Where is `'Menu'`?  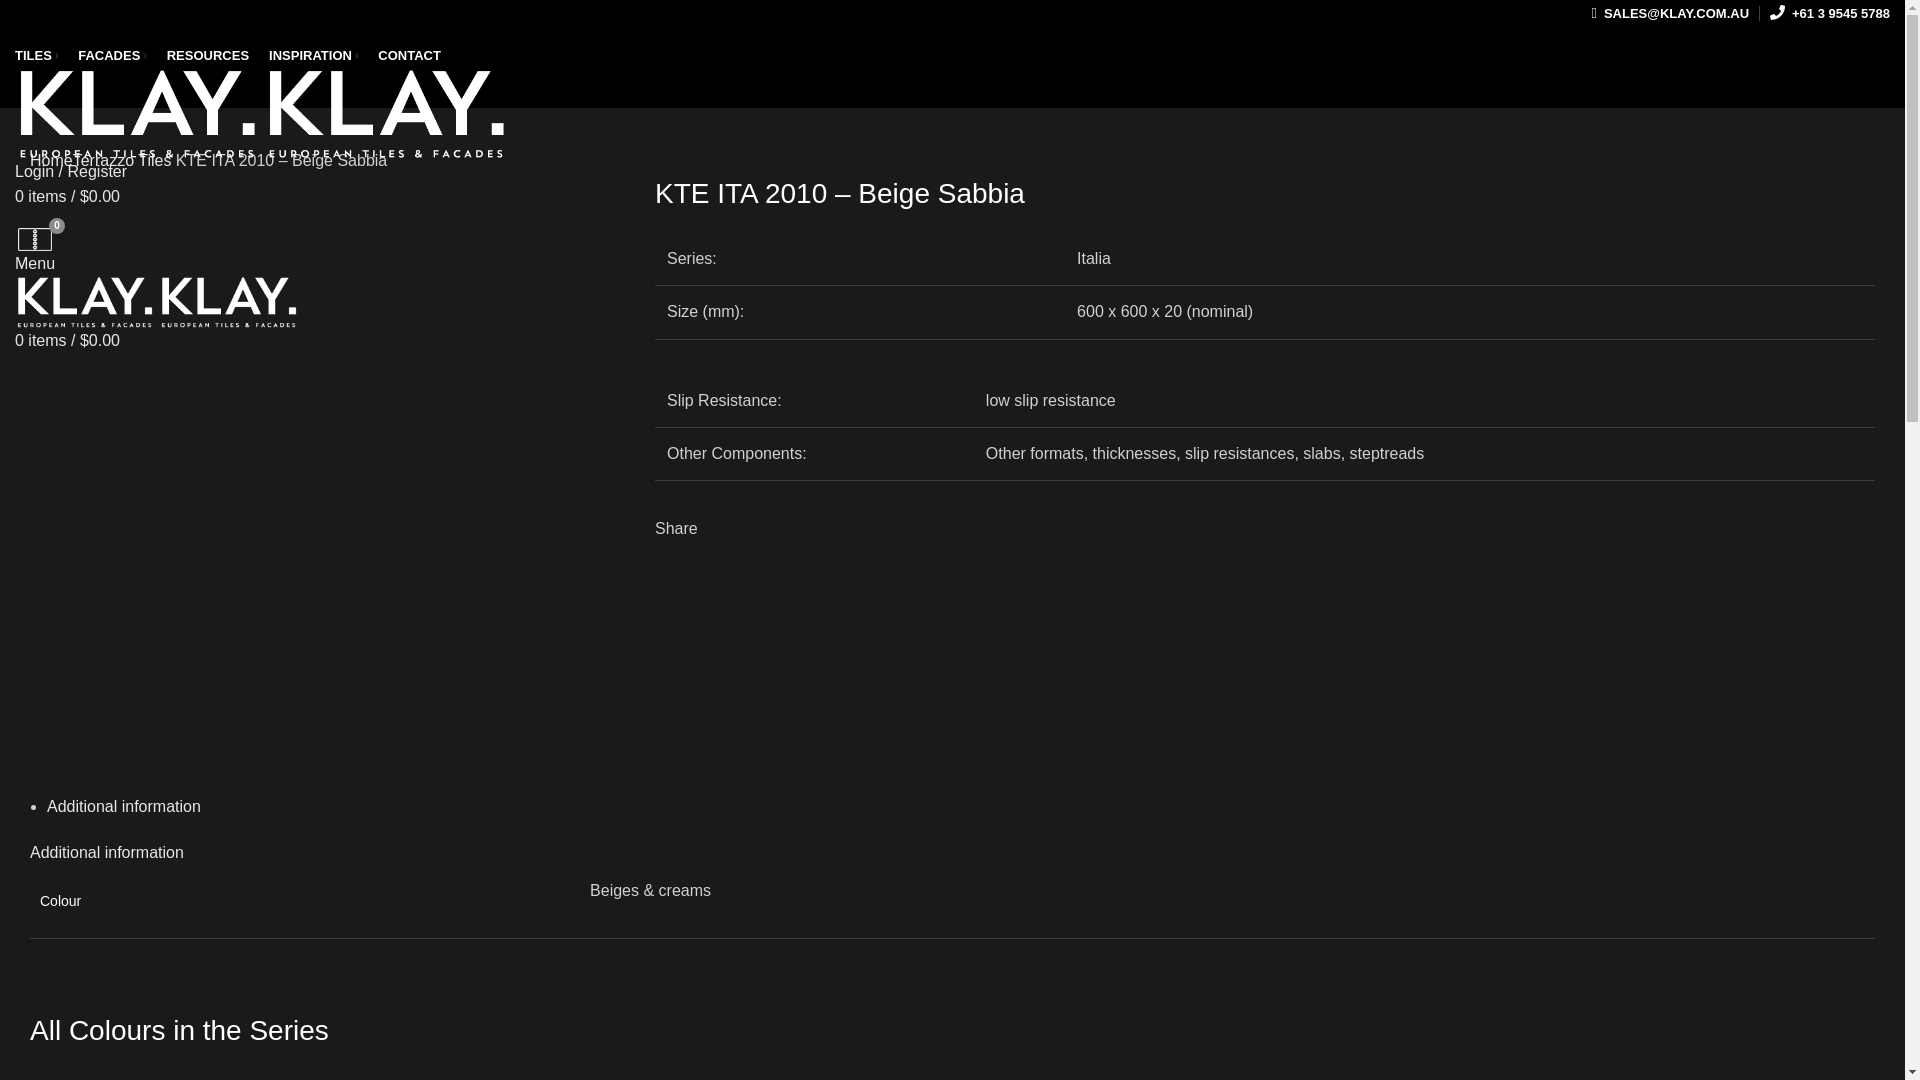
'Menu' is located at coordinates (34, 262).